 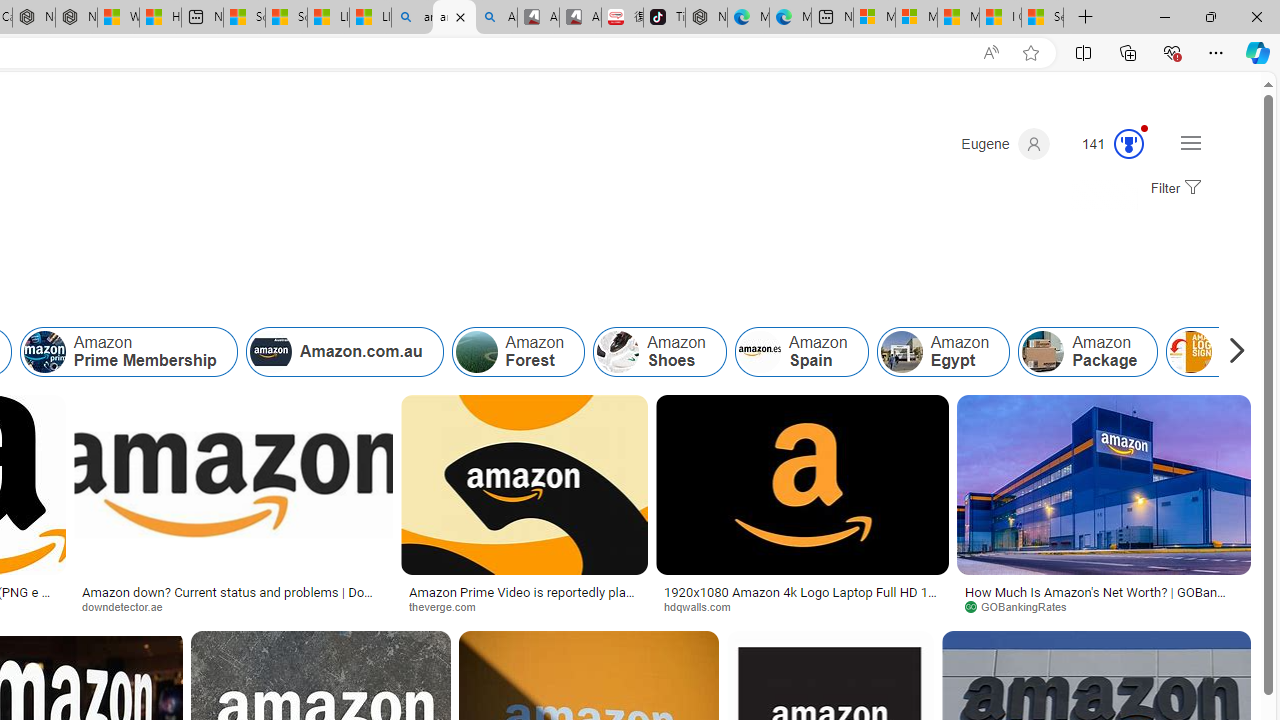 What do you see at coordinates (344, 351) in the screenshot?
I see `'Amazon.com.au'` at bounding box center [344, 351].